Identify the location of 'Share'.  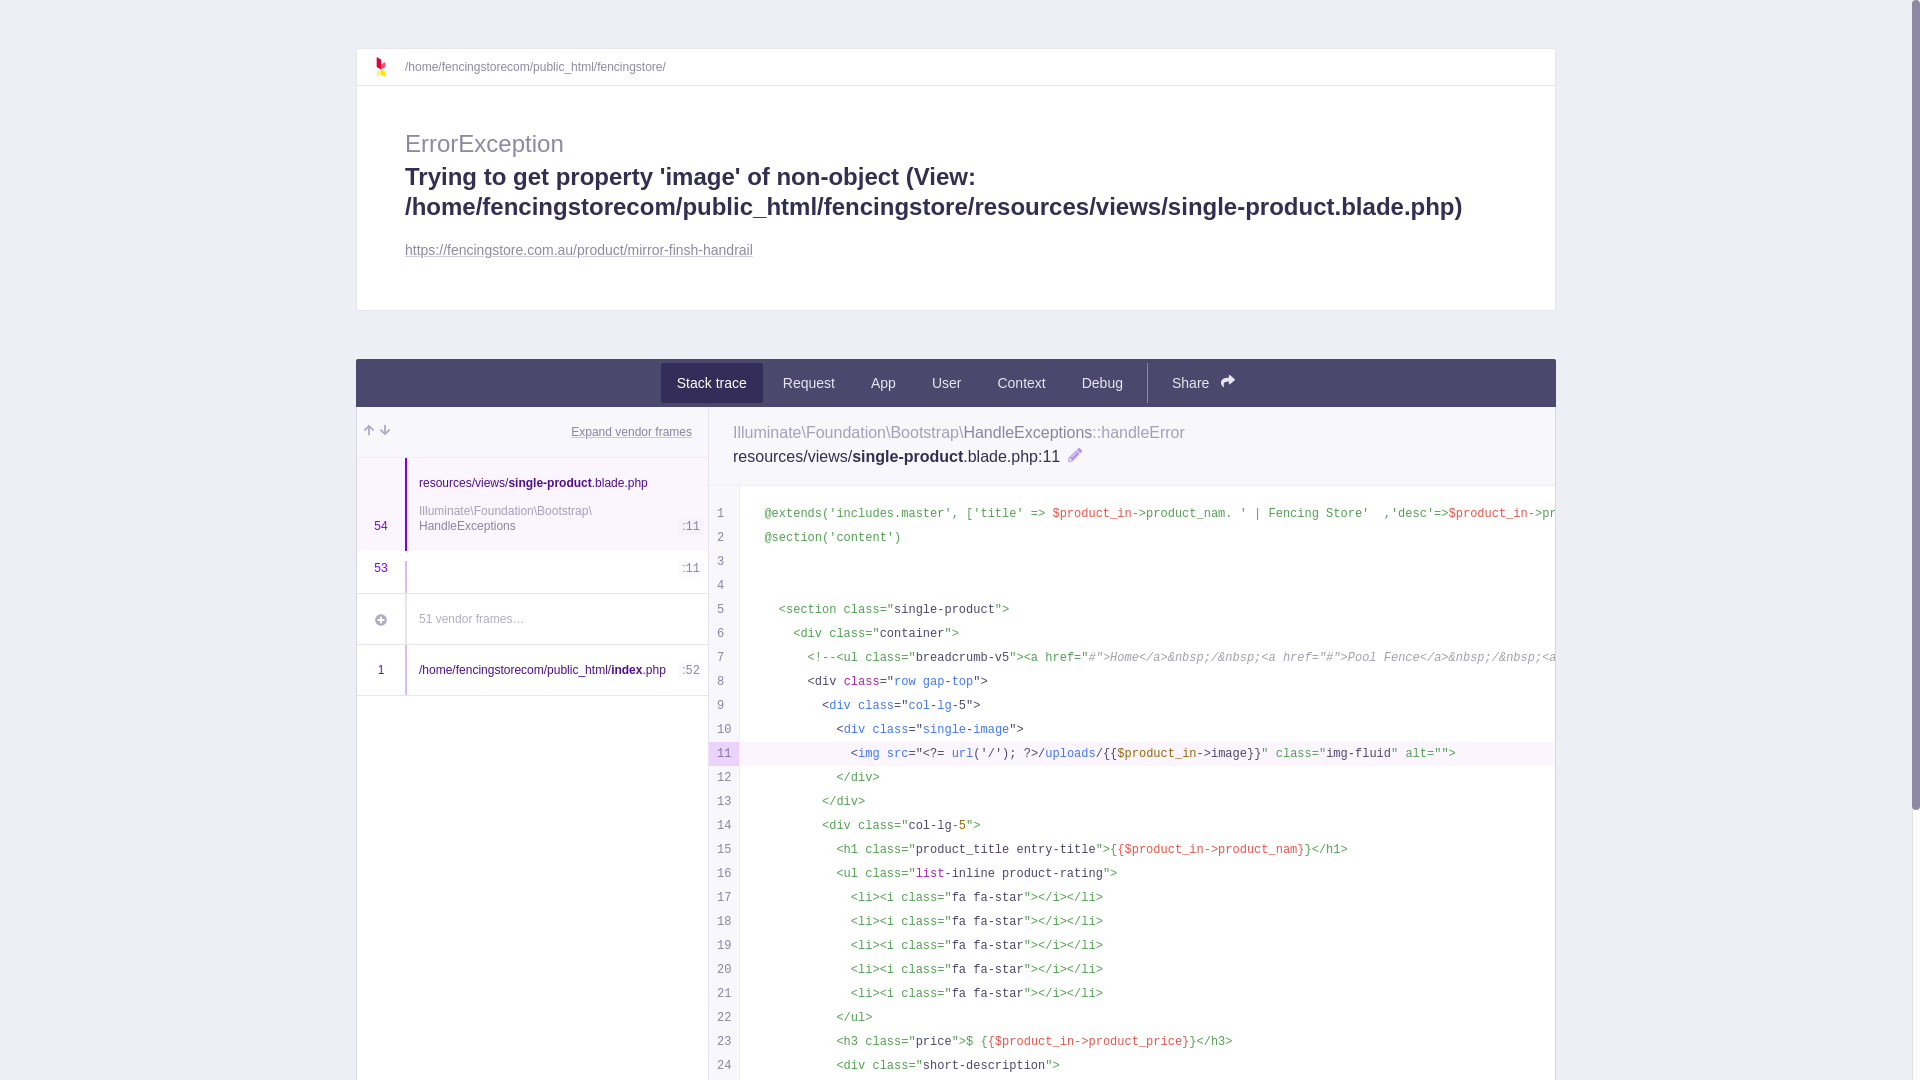
(1202, 382).